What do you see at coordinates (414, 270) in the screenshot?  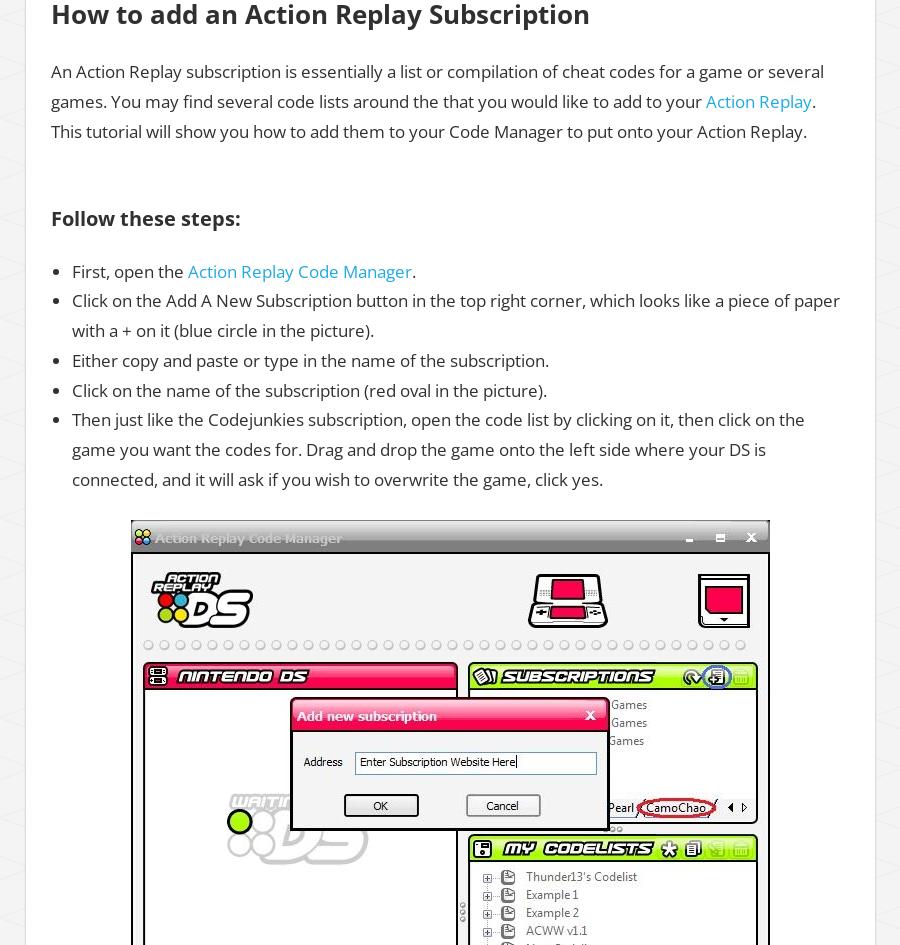 I see `'.'` at bounding box center [414, 270].